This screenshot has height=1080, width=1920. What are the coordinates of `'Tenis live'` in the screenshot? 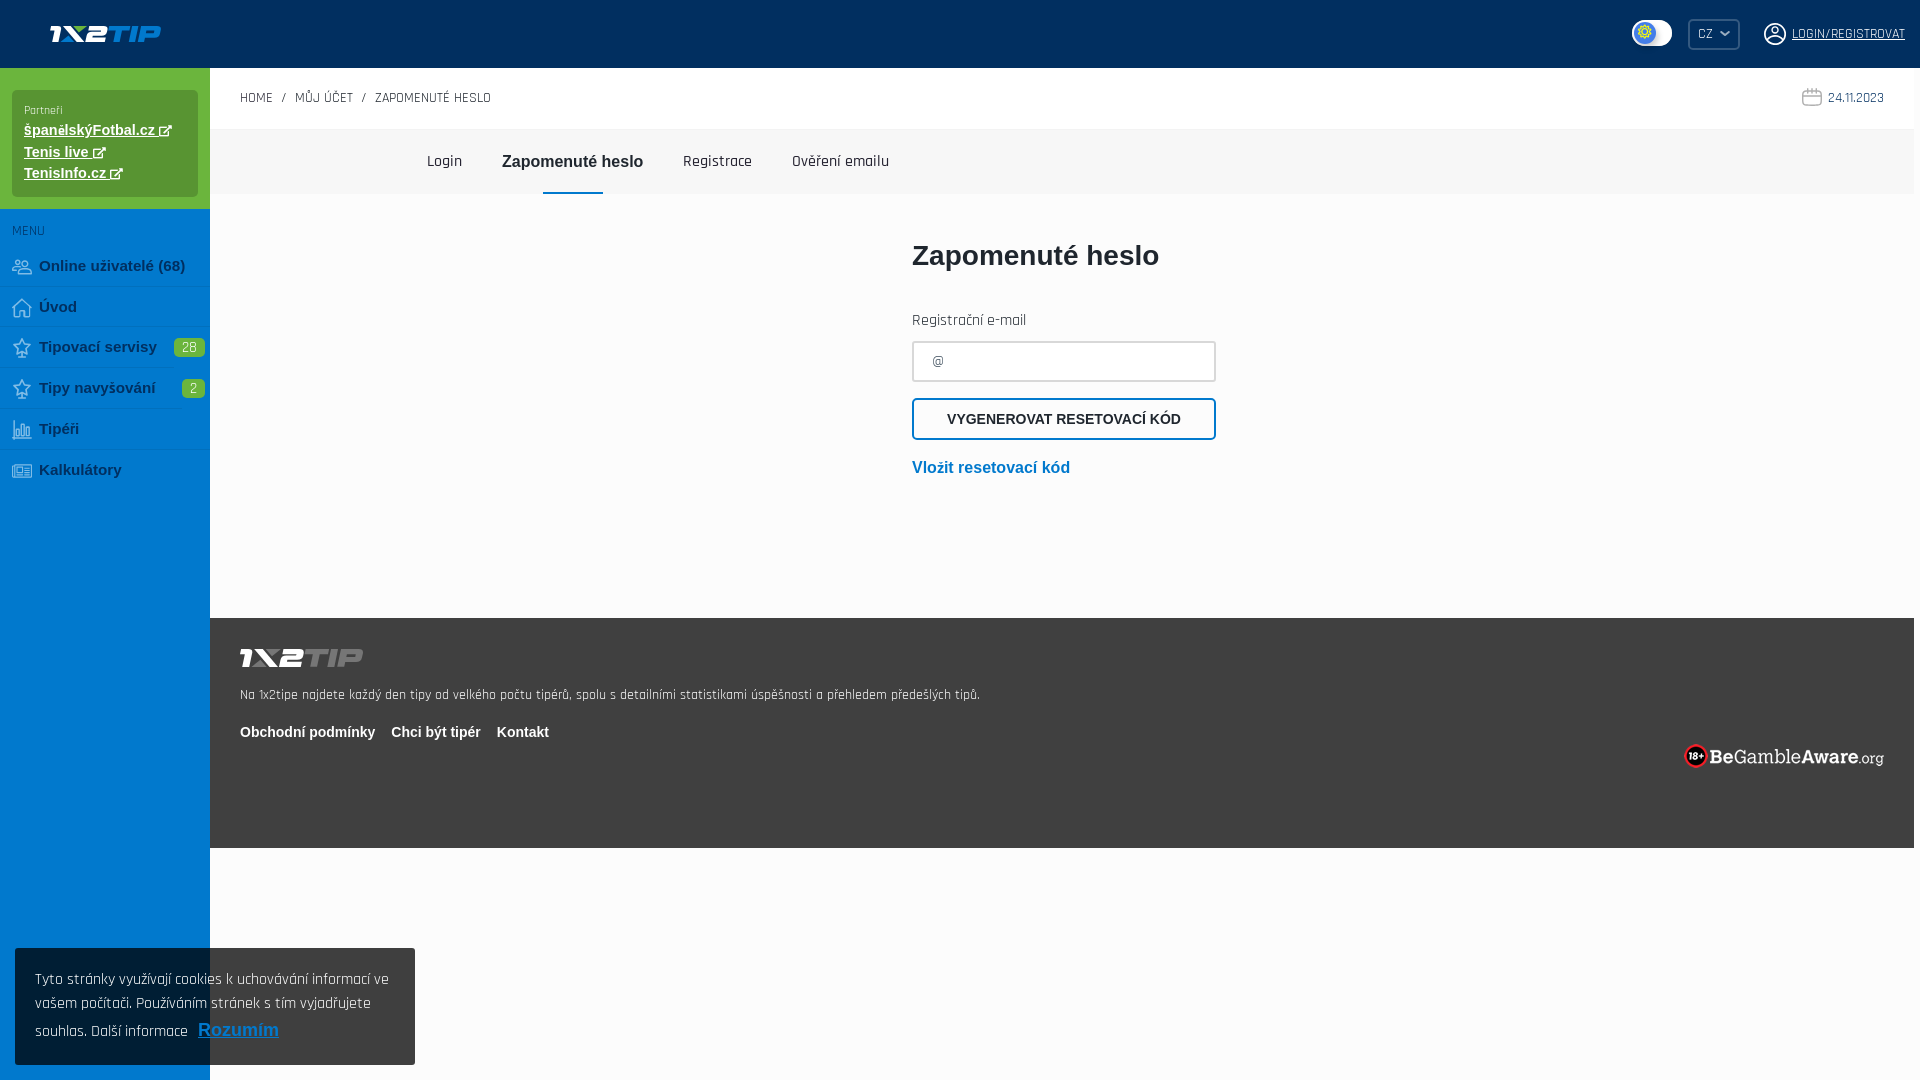 It's located at (65, 150).